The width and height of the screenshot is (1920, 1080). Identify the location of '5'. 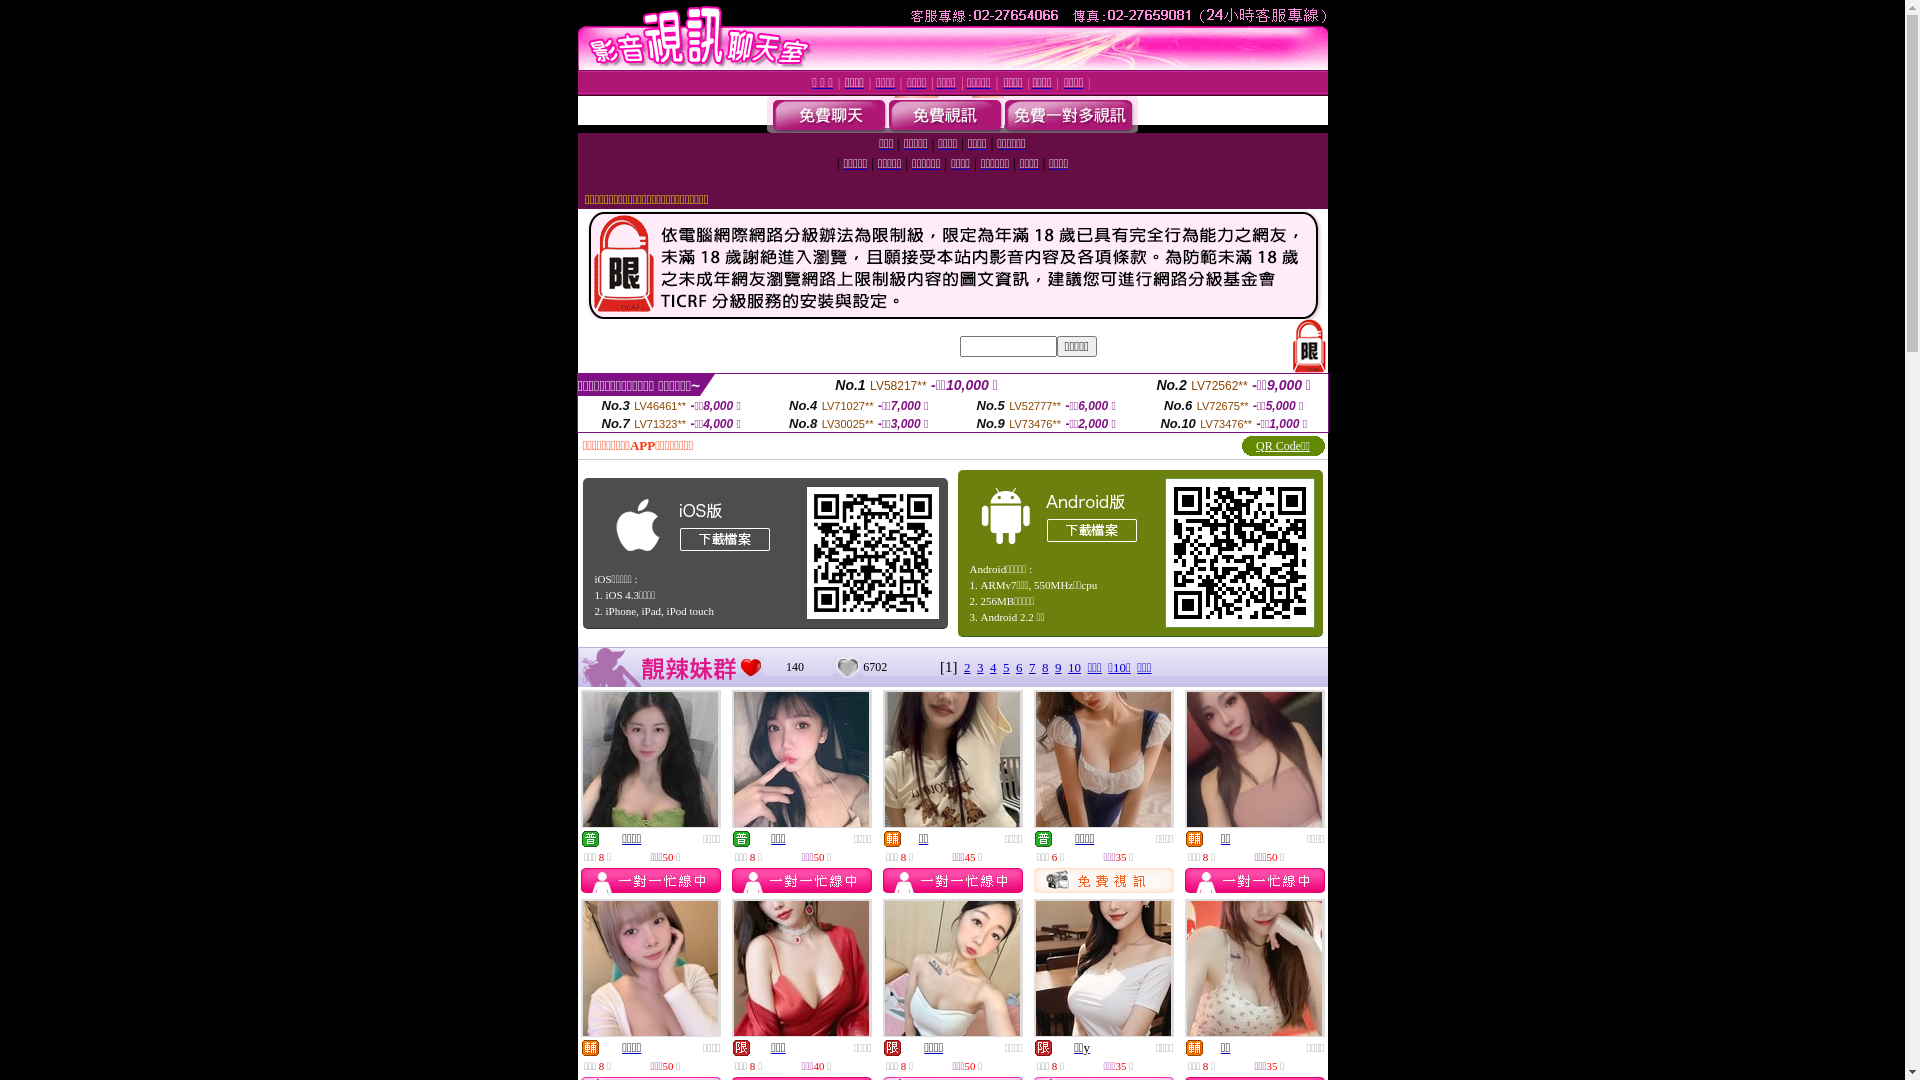
(1006, 667).